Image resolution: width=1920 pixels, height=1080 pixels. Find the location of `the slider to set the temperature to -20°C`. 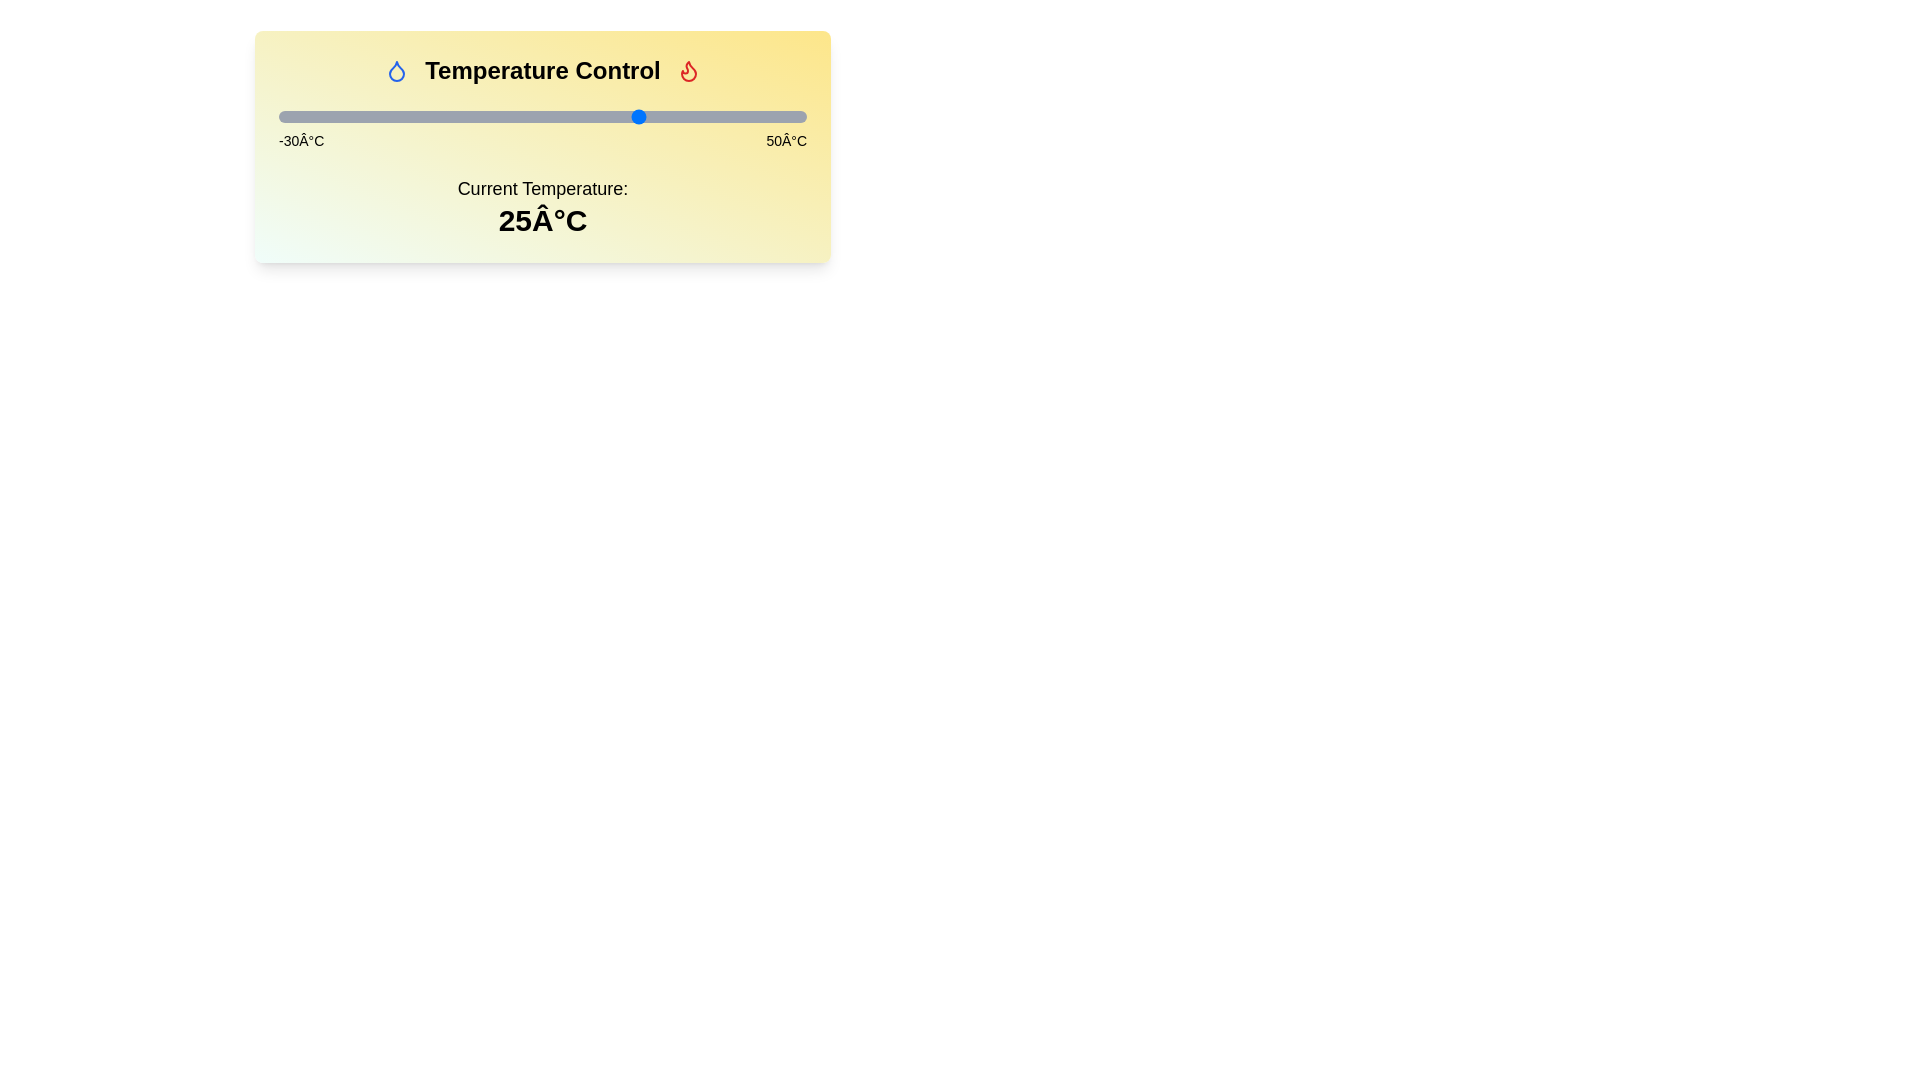

the slider to set the temperature to -20°C is located at coordinates (345, 116).